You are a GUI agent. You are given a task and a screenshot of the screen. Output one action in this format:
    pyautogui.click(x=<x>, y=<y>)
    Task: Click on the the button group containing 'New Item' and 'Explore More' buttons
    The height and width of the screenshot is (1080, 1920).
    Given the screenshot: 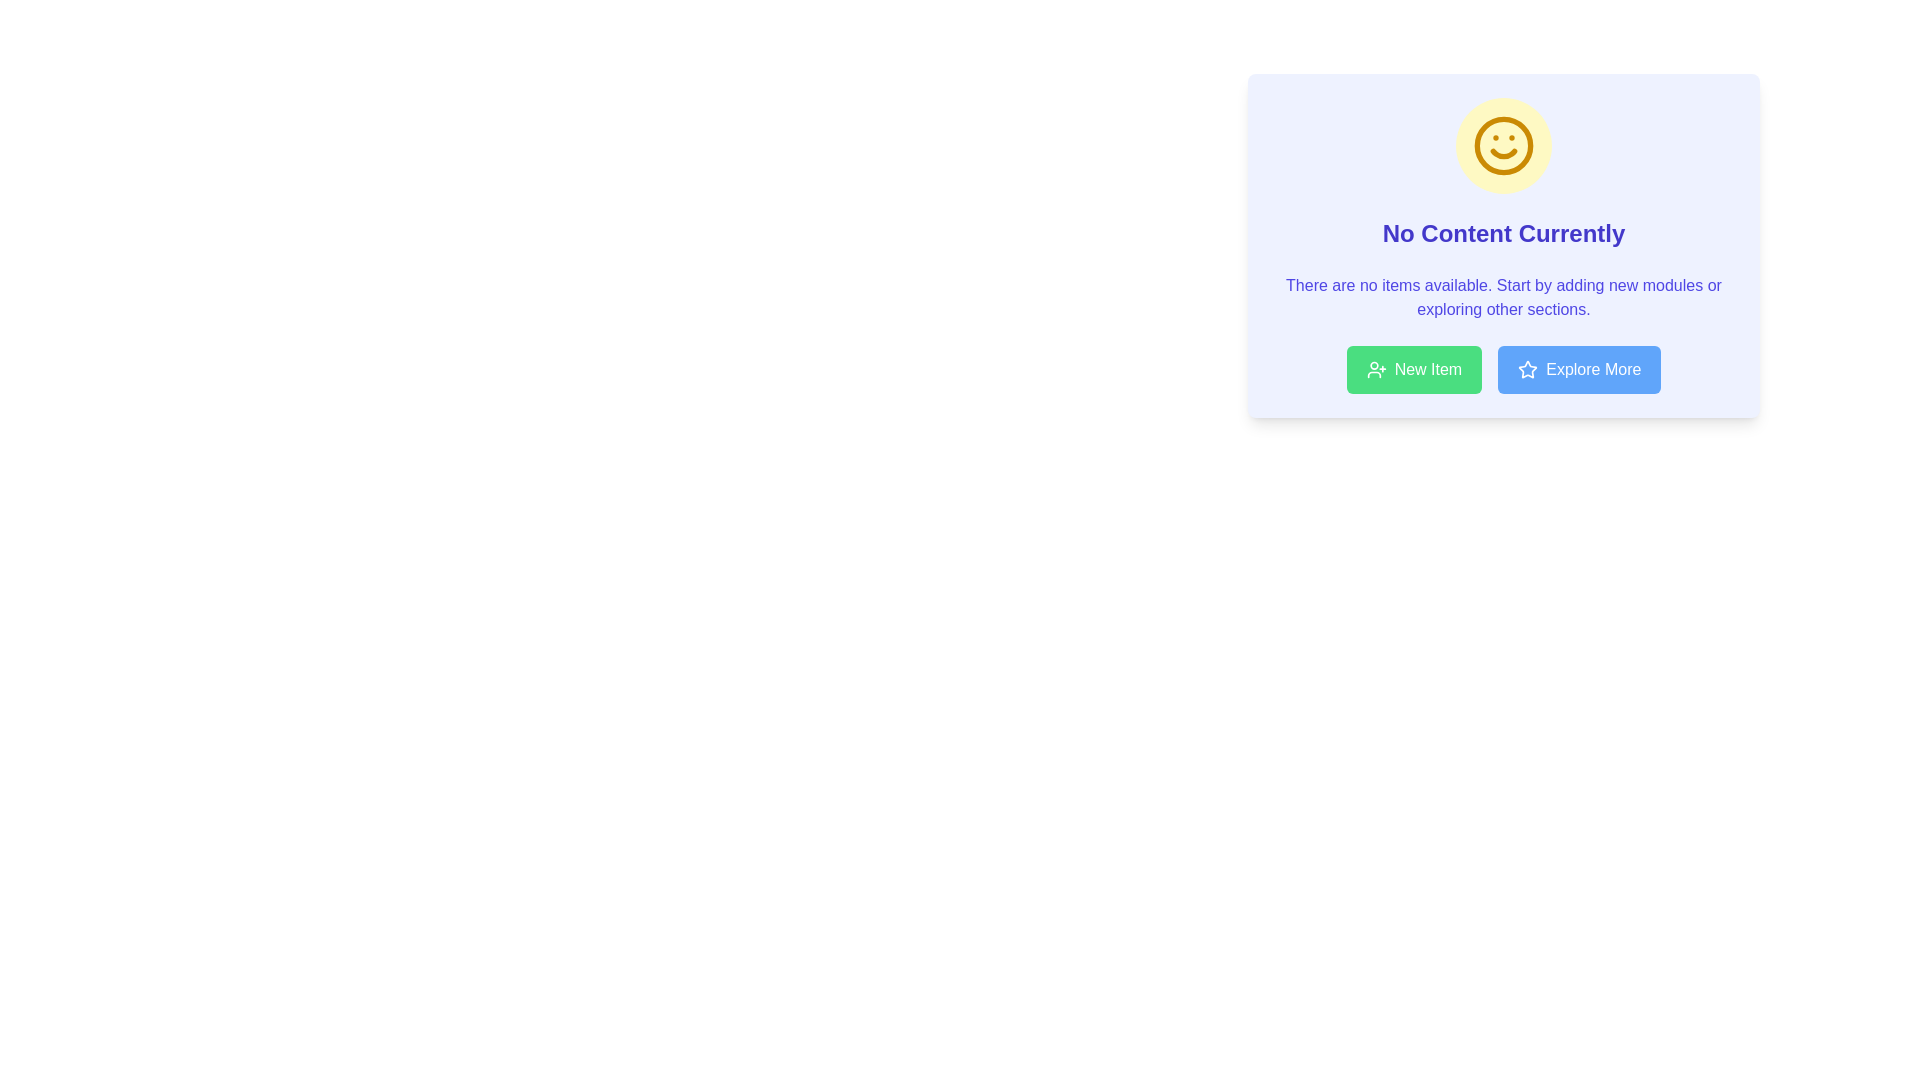 What is the action you would take?
    pyautogui.click(x=1503, y=370)
    